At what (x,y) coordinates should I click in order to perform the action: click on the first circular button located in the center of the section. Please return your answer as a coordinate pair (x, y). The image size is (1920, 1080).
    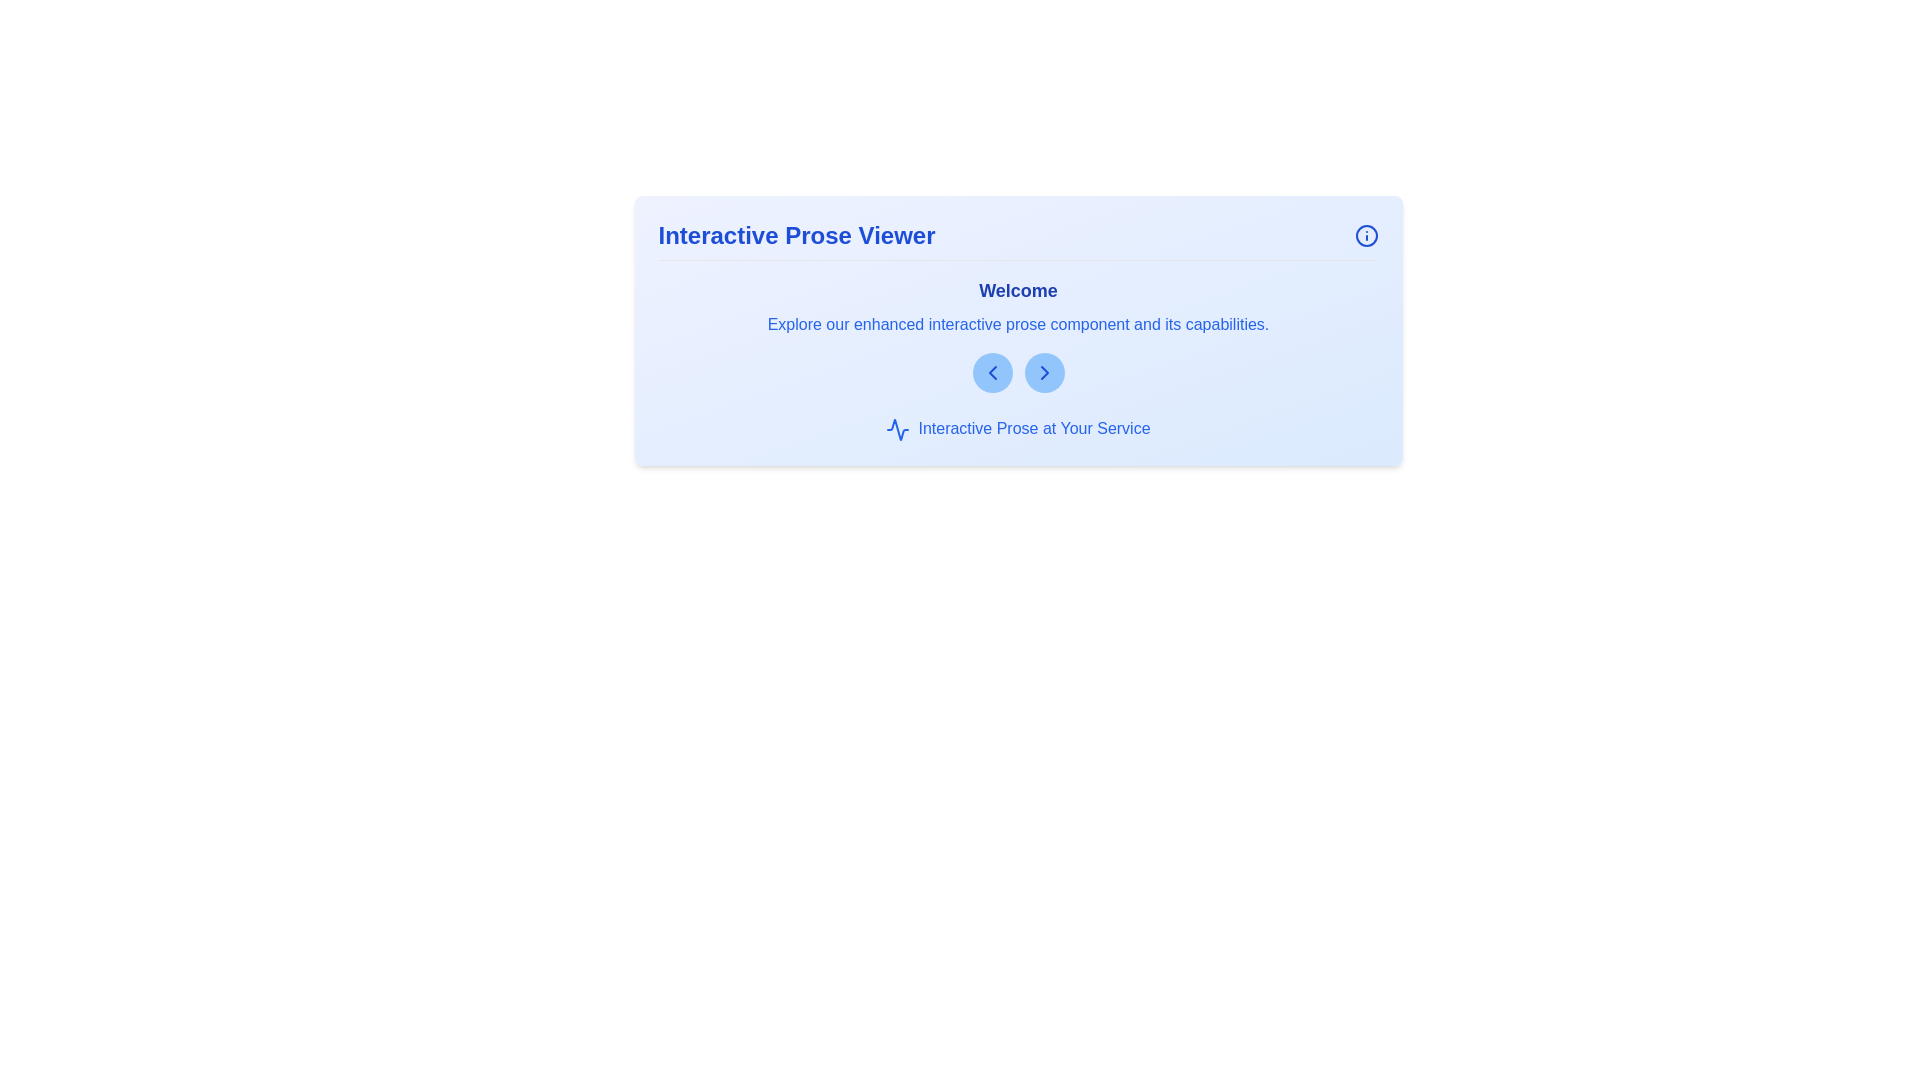
    Looking at the image, I should click on (992, 373).